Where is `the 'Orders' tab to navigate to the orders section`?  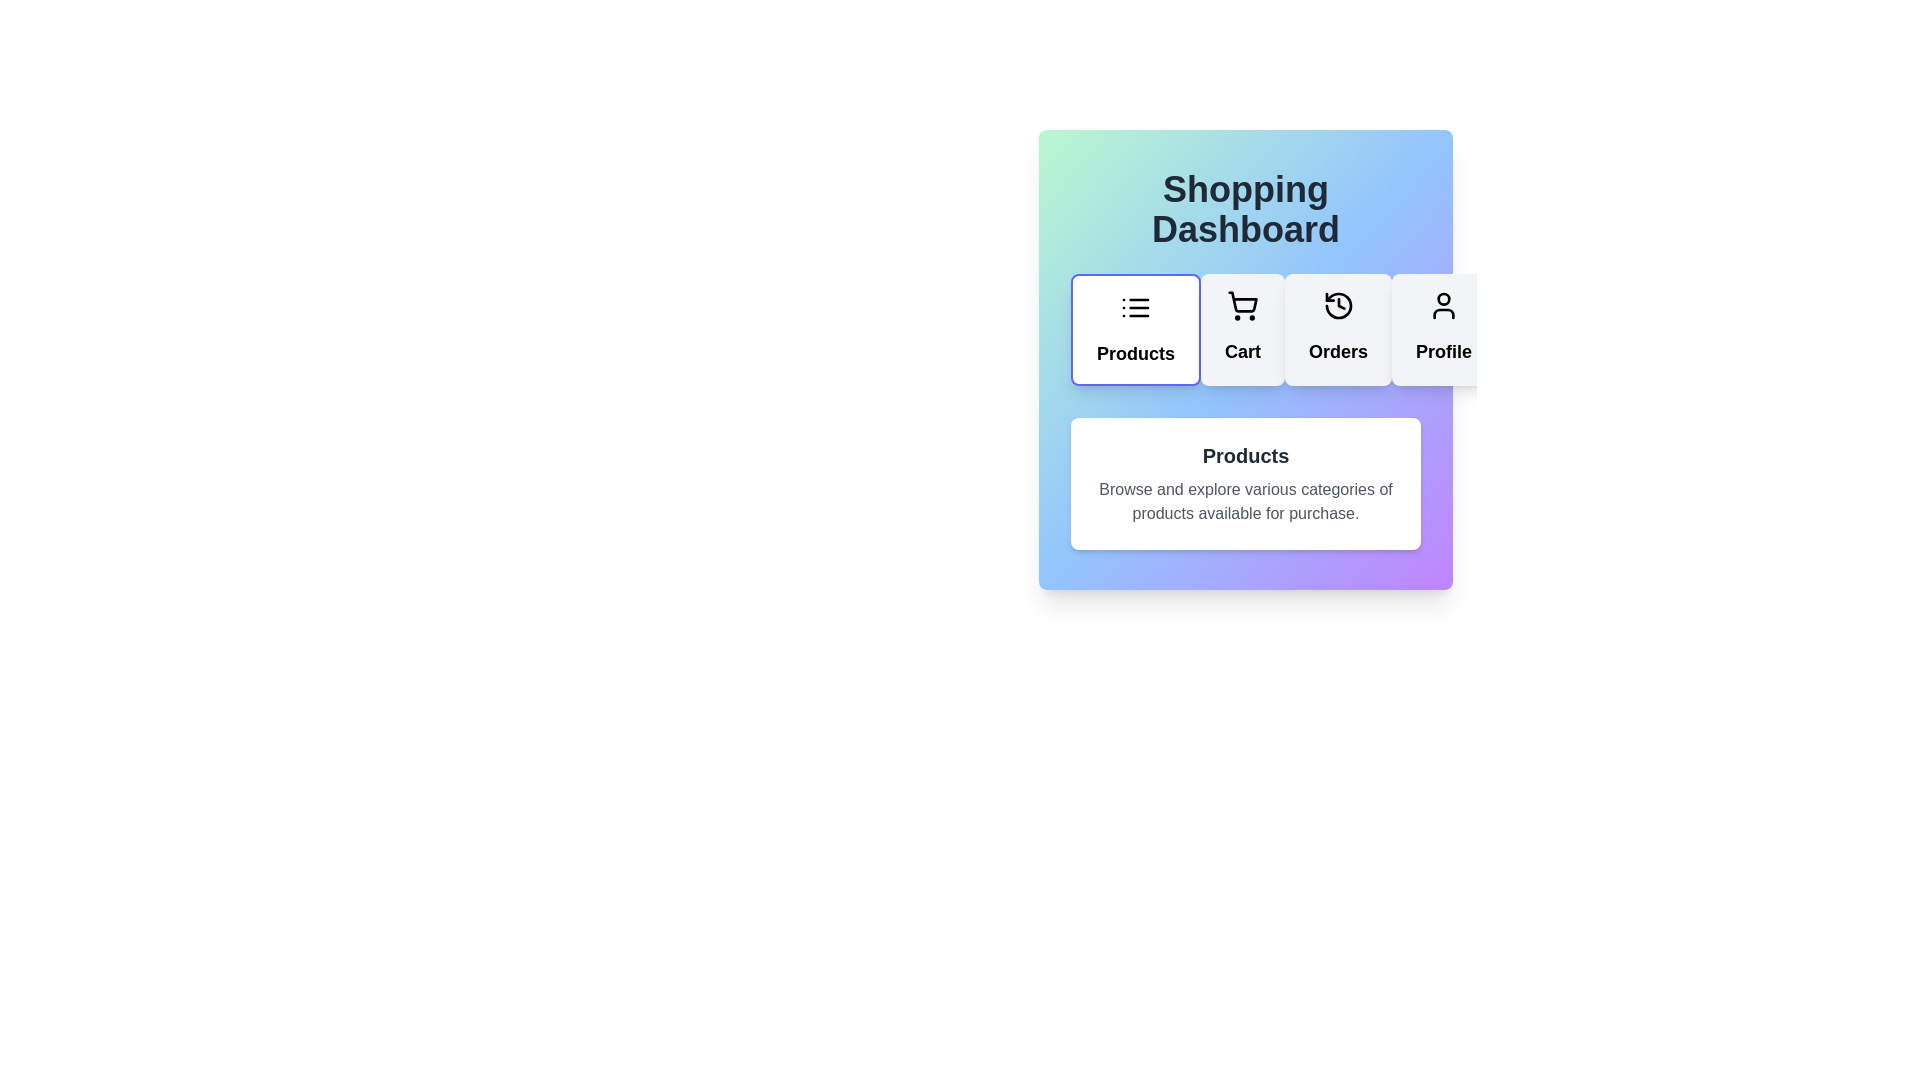
the 'Orders' tab to navigate to the orders section is located at coordinates (1338, 329).